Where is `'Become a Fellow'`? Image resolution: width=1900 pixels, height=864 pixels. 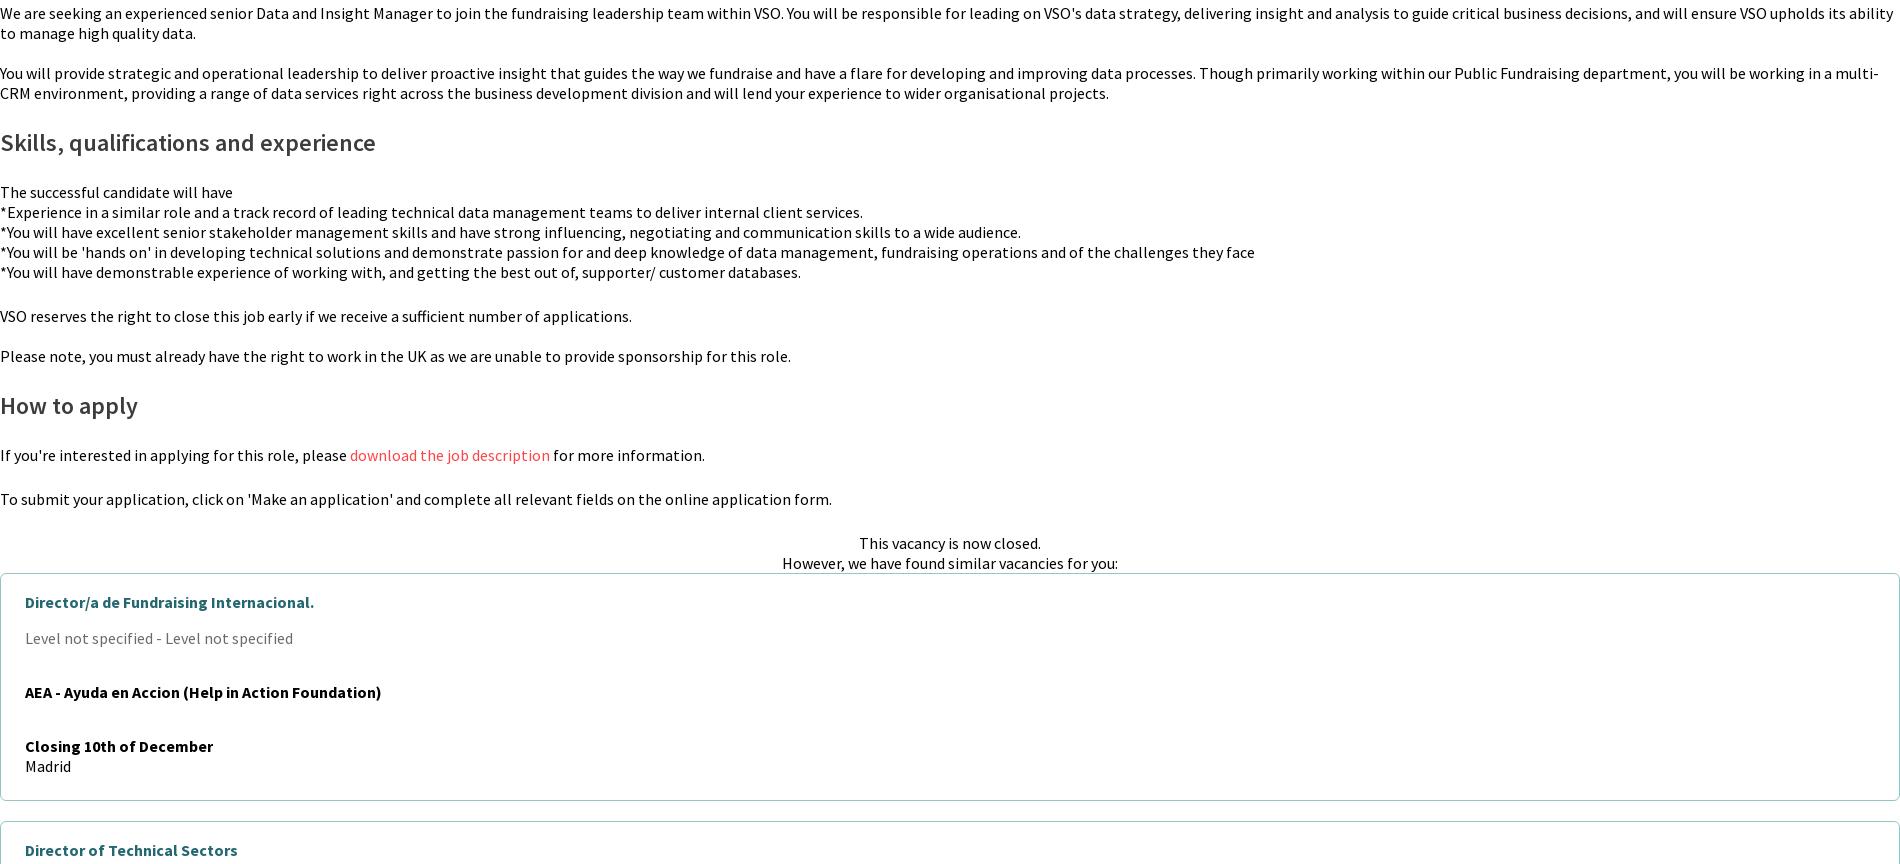
'Become a Fellow' is located at coordinates (539, 568).